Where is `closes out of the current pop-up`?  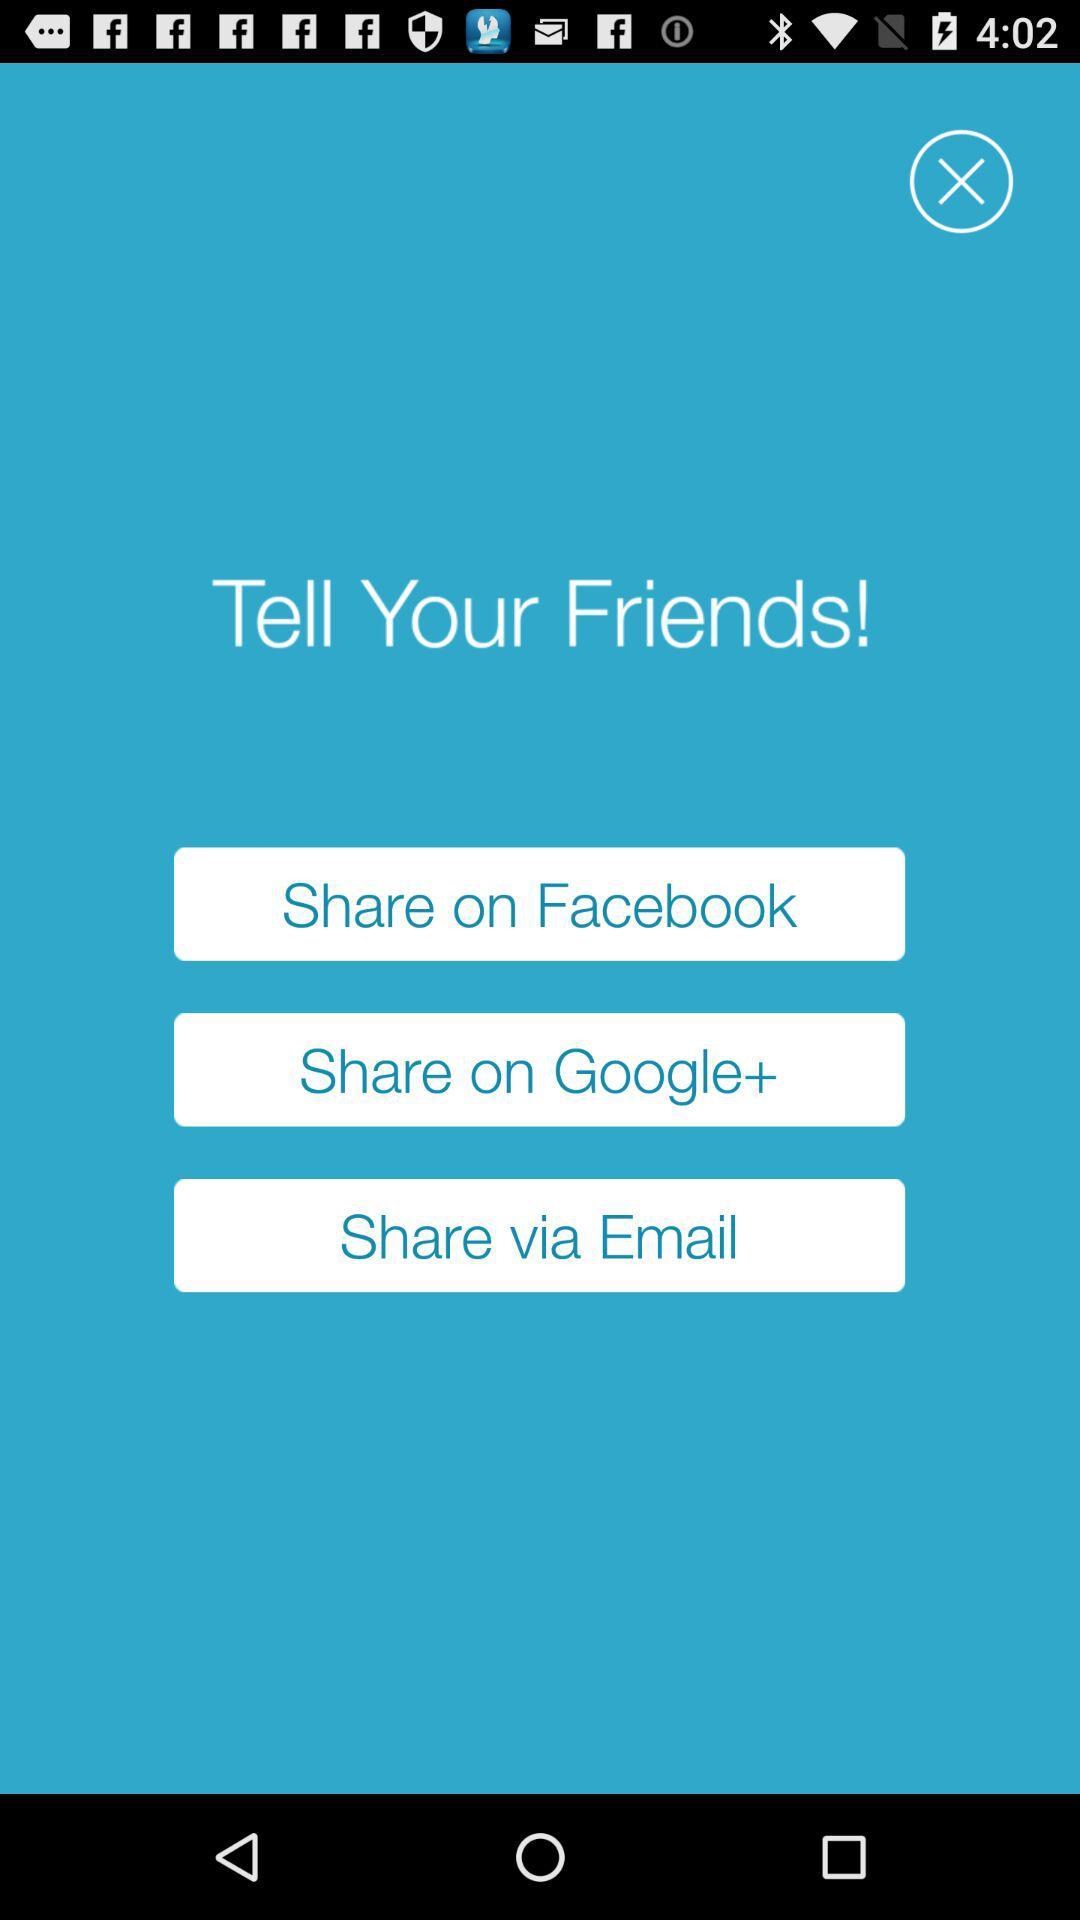 closes out of the current pop-up is located at coordinates (960, 181).